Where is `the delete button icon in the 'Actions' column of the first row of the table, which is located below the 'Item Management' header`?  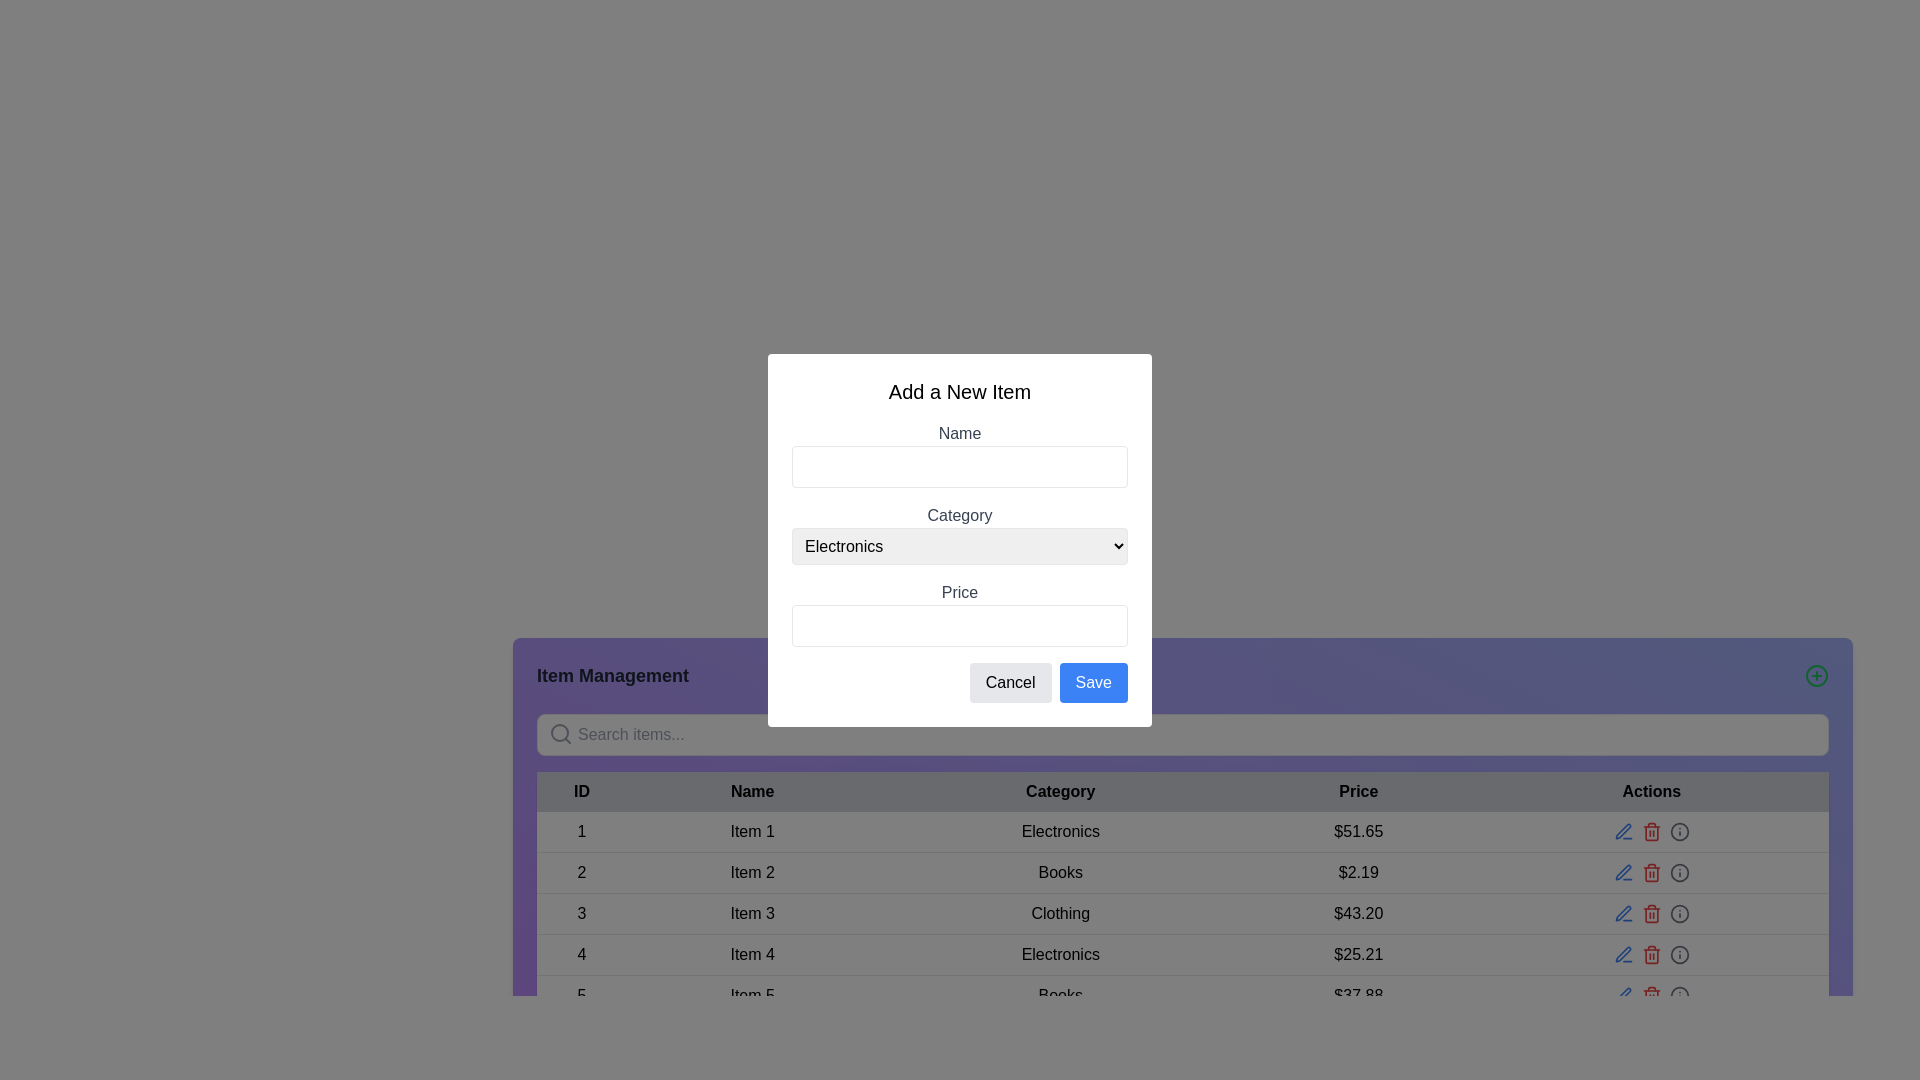
the delete button icon in the 'Actions' column of the first row of the table, which is located below the 'Item Management' header is located at coordinates (1651, 832).